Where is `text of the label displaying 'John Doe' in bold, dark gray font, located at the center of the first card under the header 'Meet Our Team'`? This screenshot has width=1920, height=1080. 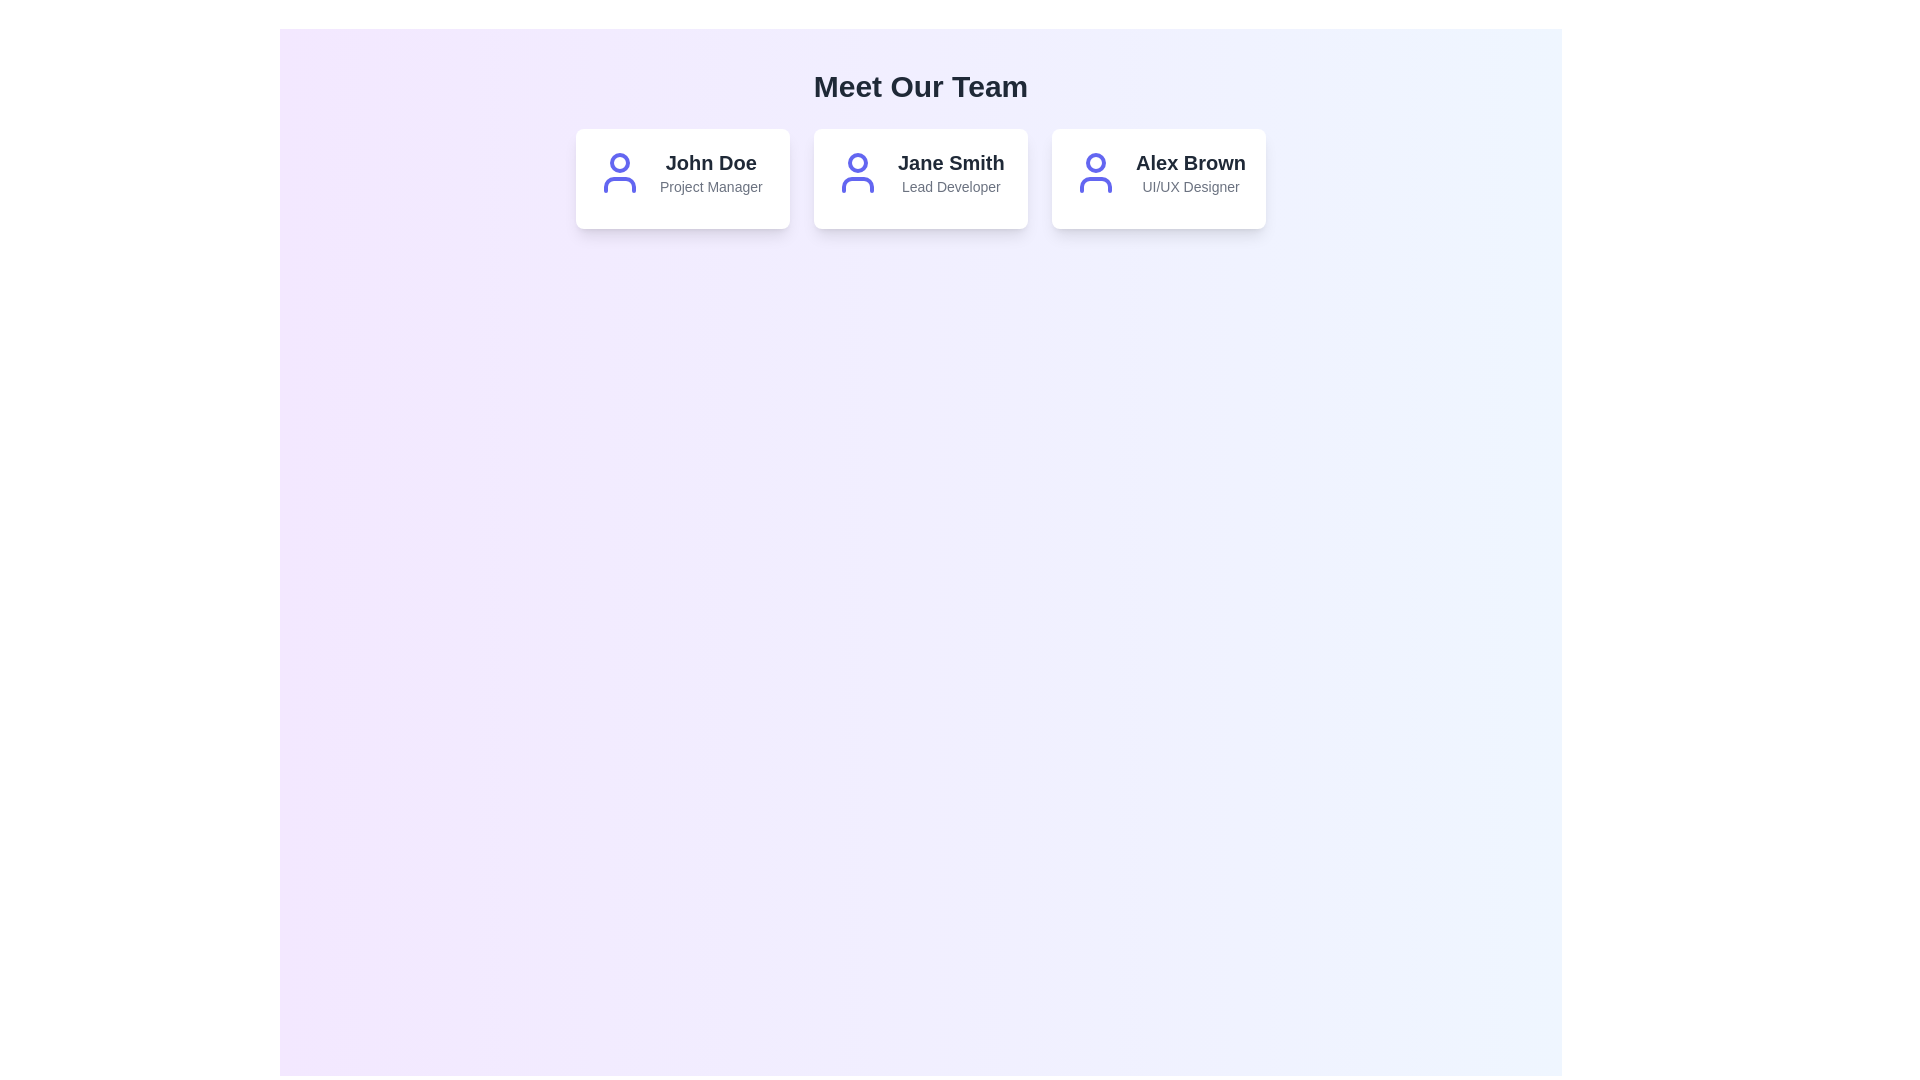
text of the label displaying 'John Doe' in bold, dark gray font, located at the center of the first card under the header 'Meet Our Team' is located at coordinates (711, 161).